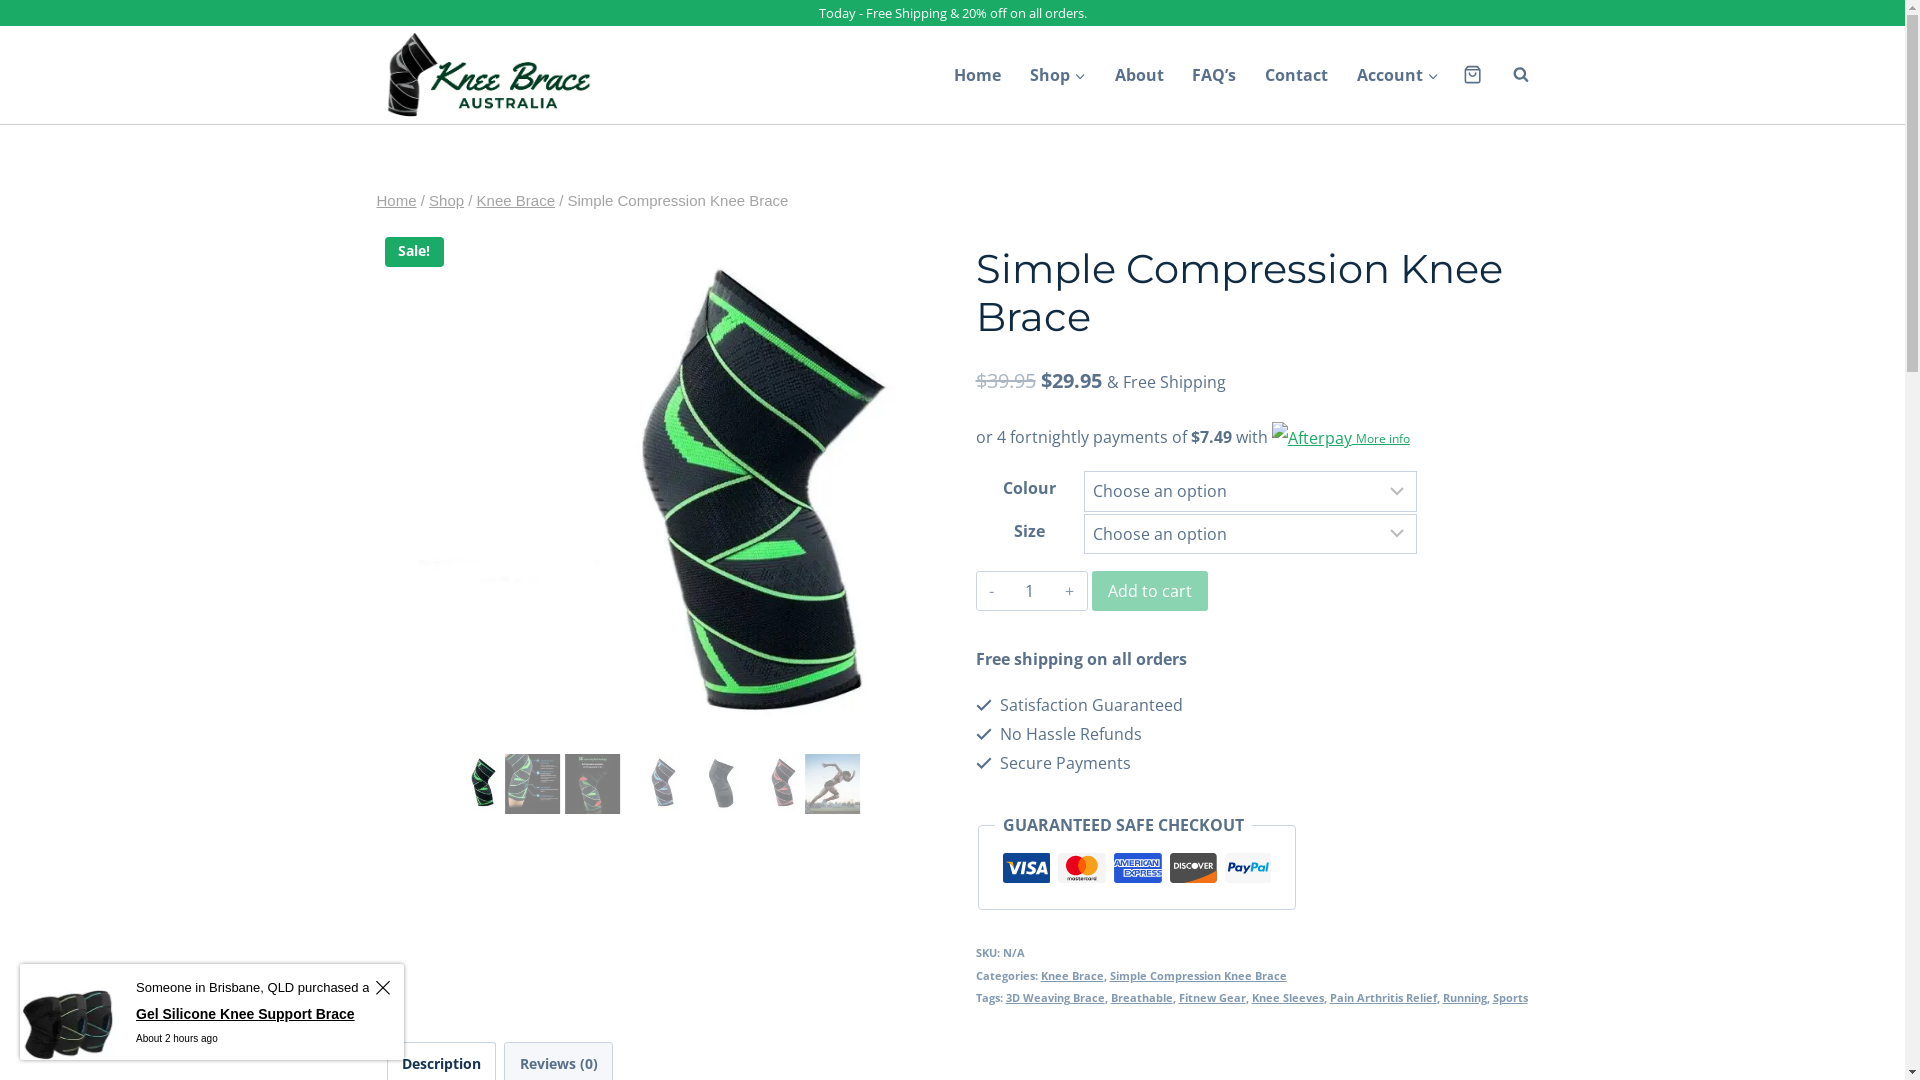 This screenshot has width=1920, height=1080. What do you see at coordinates (1142, 997) in the screenshot?
I see `'Breathable'` at bounding box center [1142, 997].